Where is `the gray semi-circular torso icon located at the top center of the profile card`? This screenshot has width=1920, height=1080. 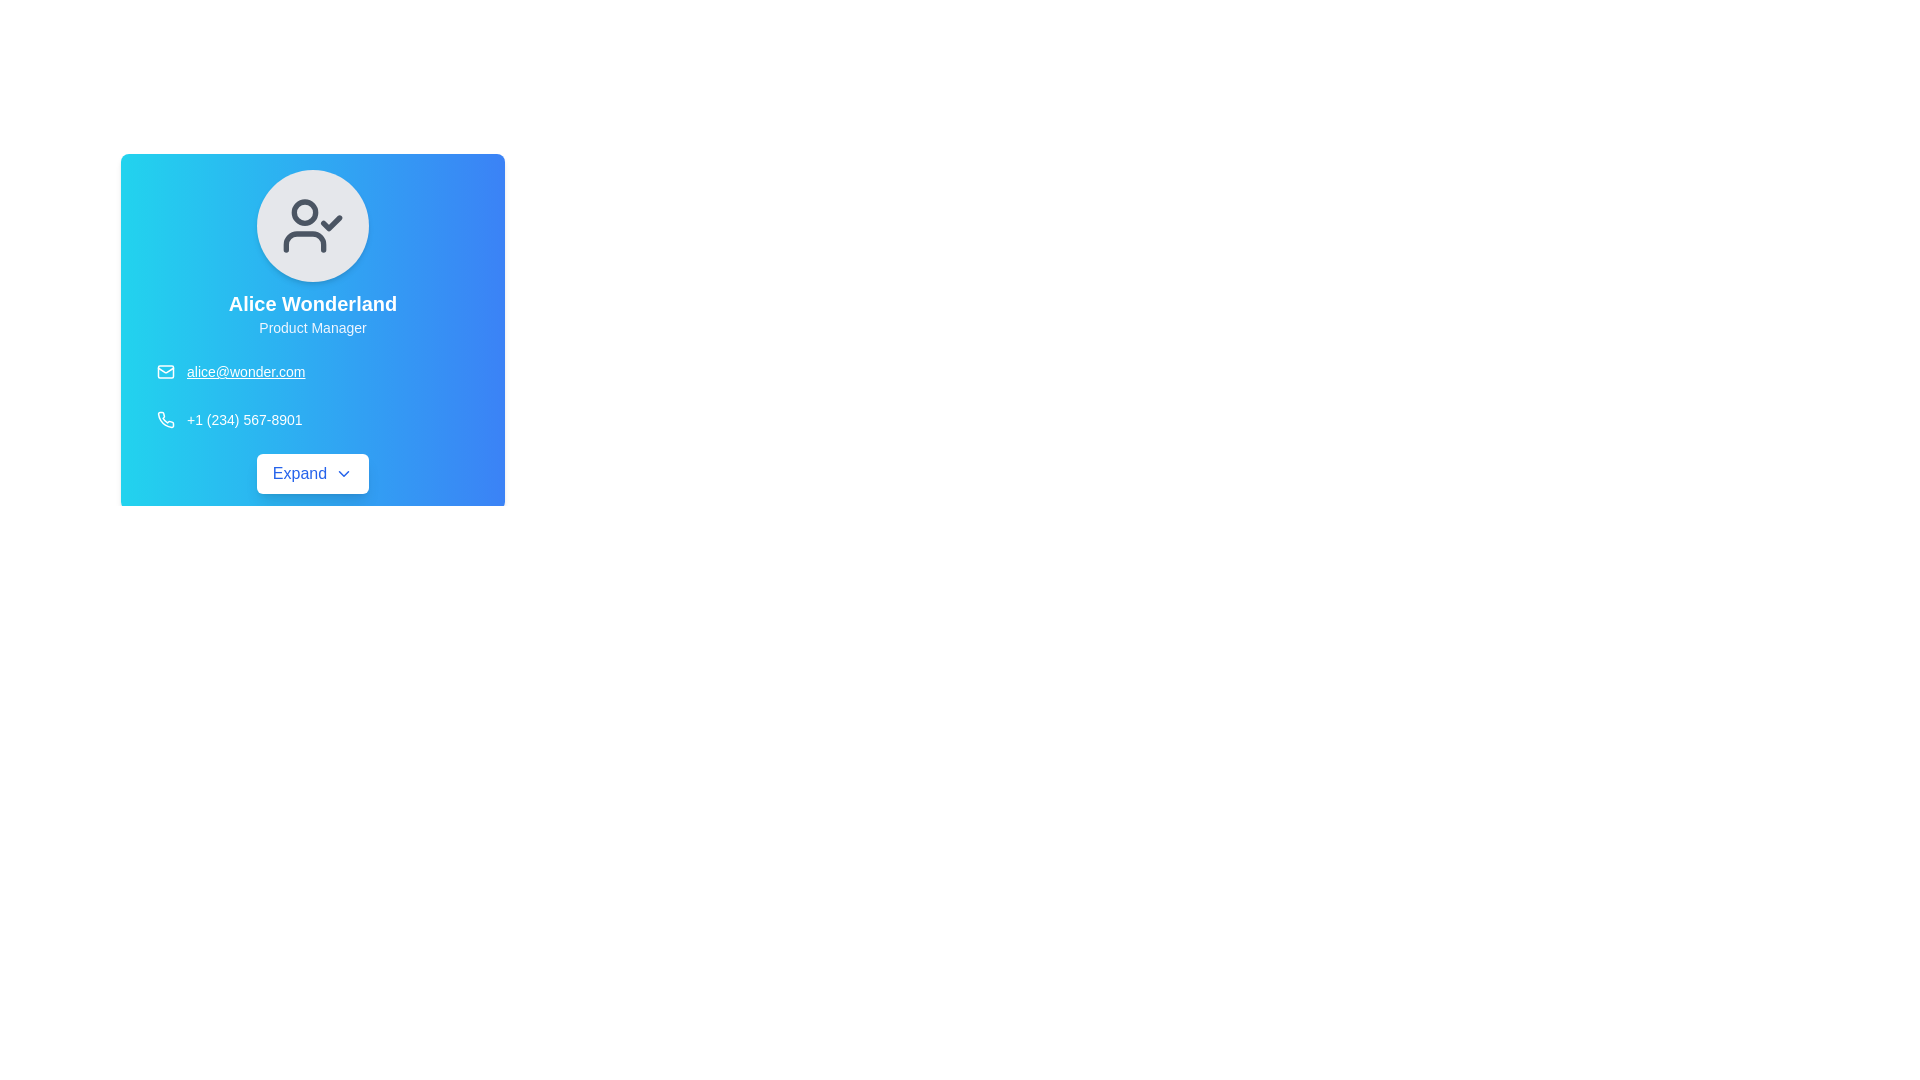 the gray semi-circular torso icon located at the top center of the profile card is located at coordinates (304, 241).